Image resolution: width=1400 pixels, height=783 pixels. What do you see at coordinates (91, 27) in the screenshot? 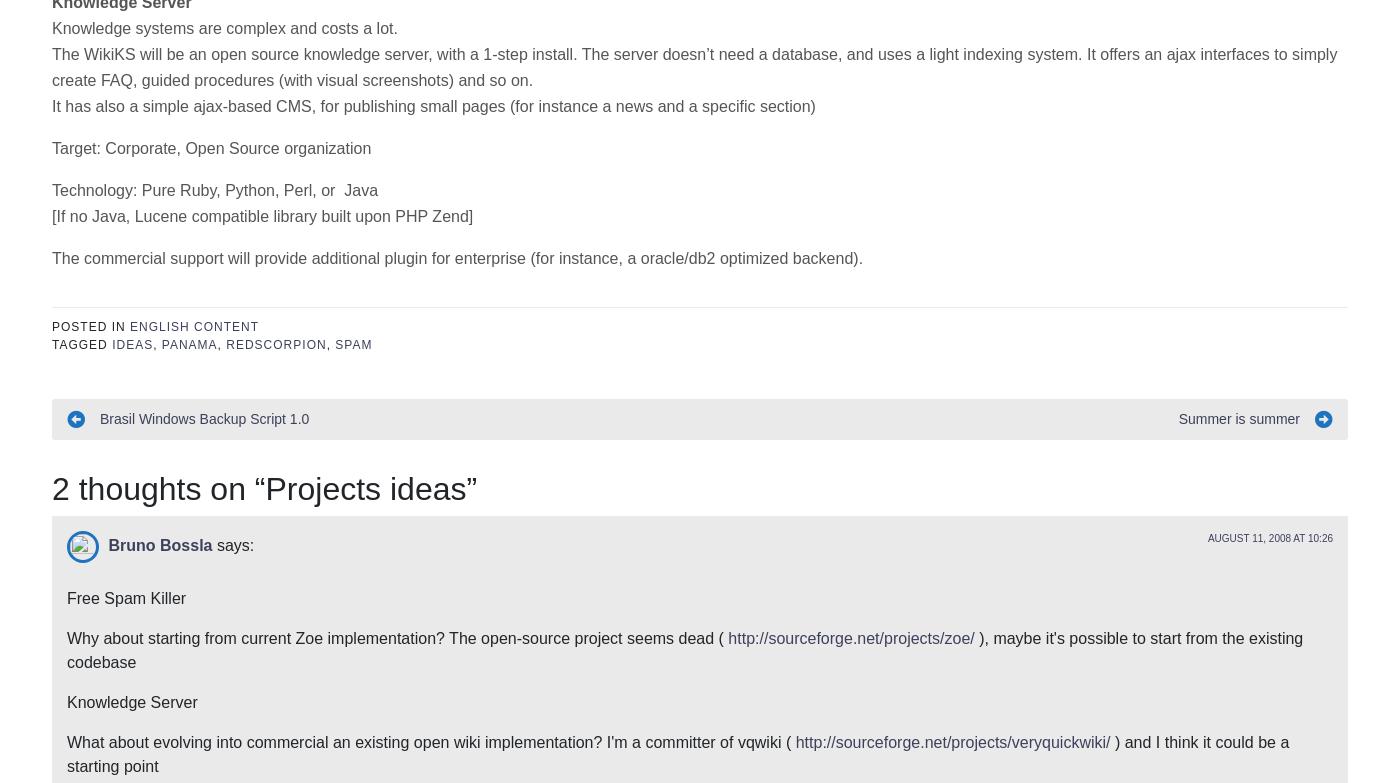
I see `'Posted in'` at bounding box center [91, 27].